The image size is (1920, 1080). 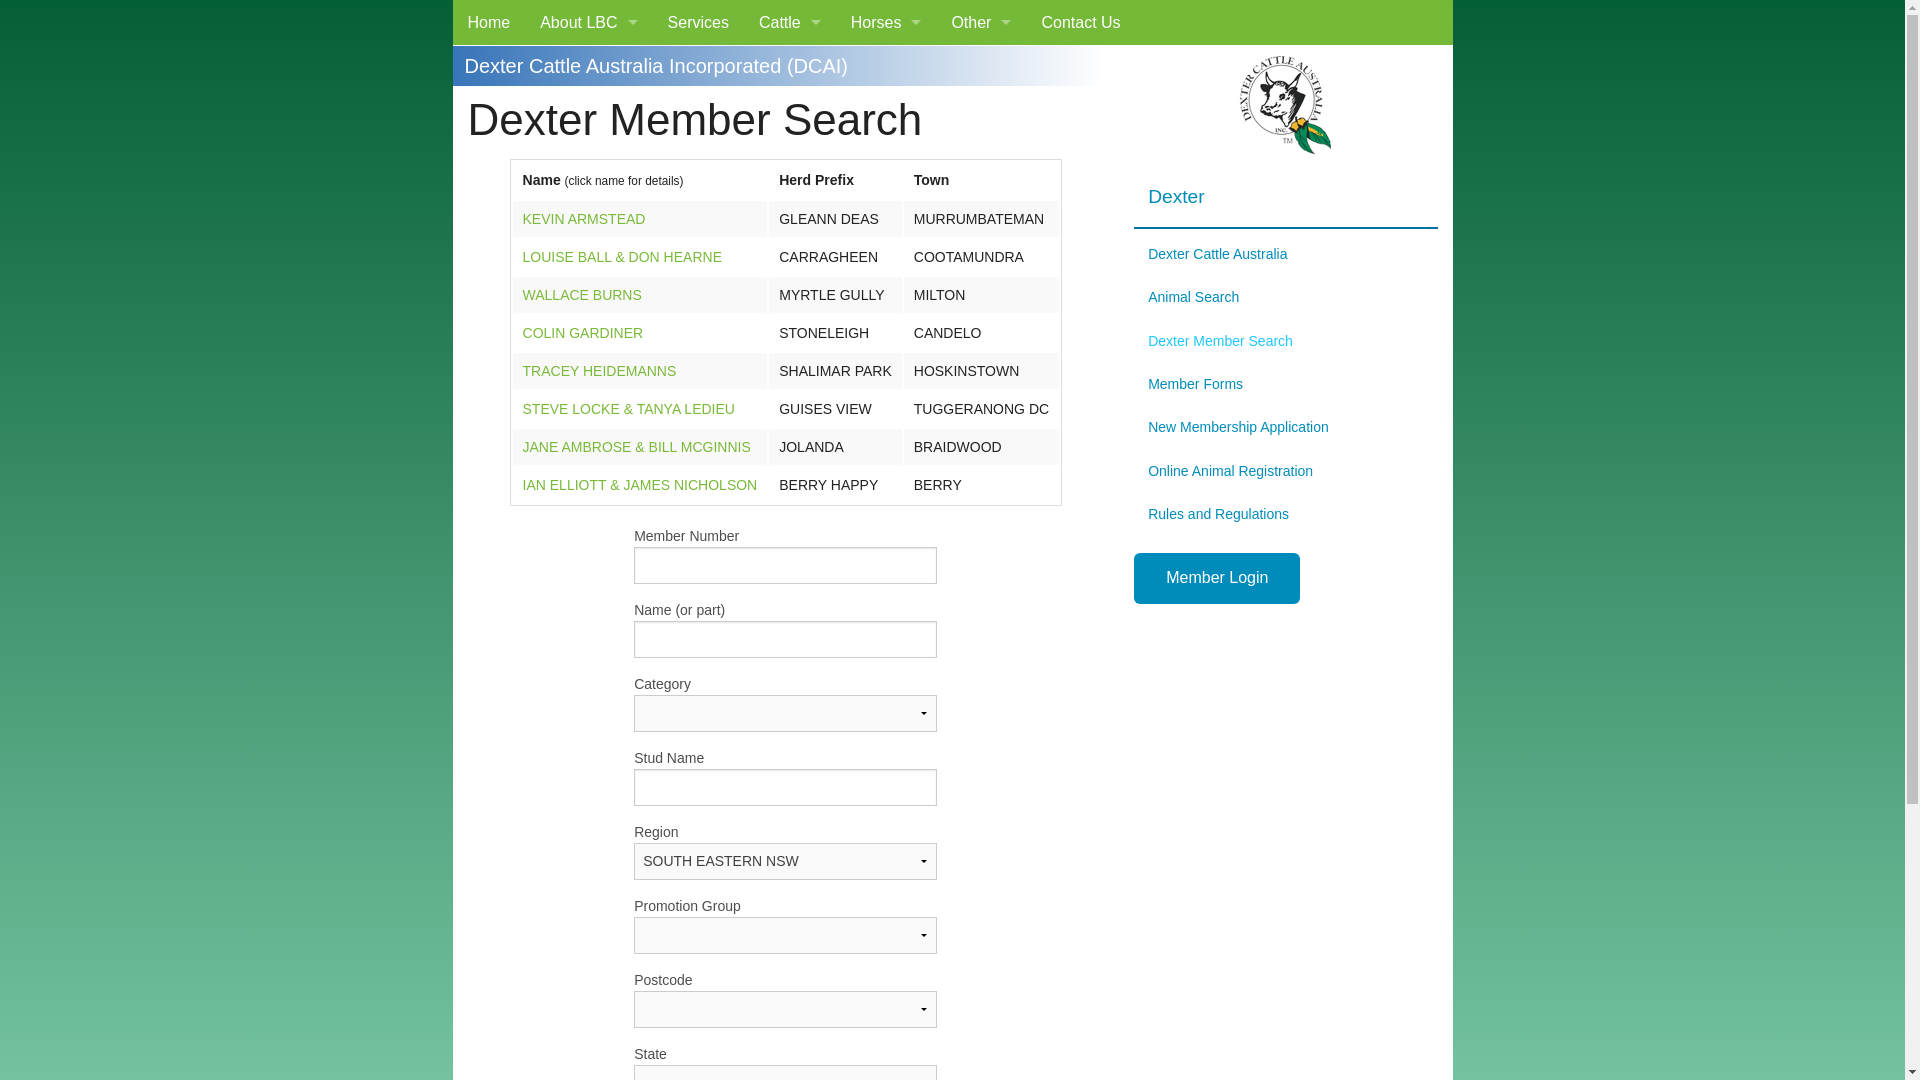 I want to click on 'What We Do', so click(x=587, y=66).